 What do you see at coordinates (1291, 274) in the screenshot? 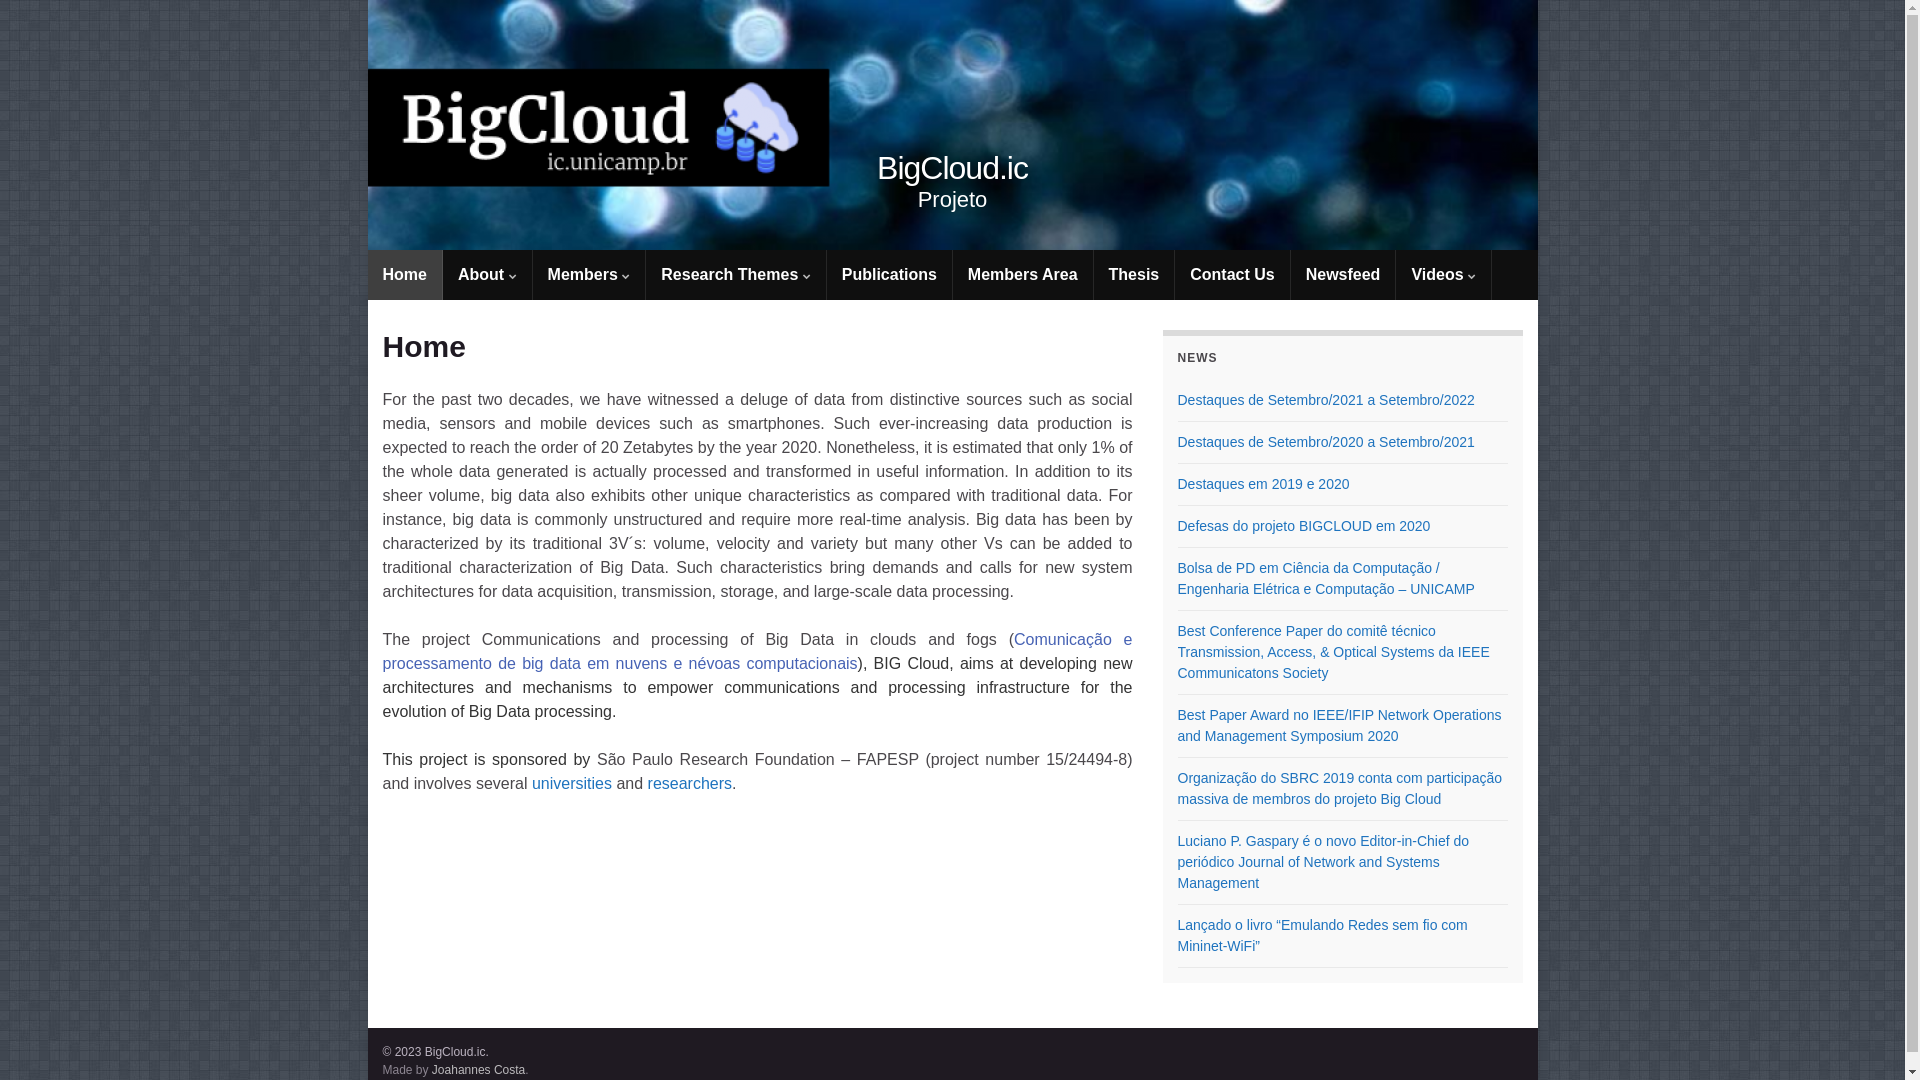
I see `'Newsfeed'` at bounding box center [1291, 274].